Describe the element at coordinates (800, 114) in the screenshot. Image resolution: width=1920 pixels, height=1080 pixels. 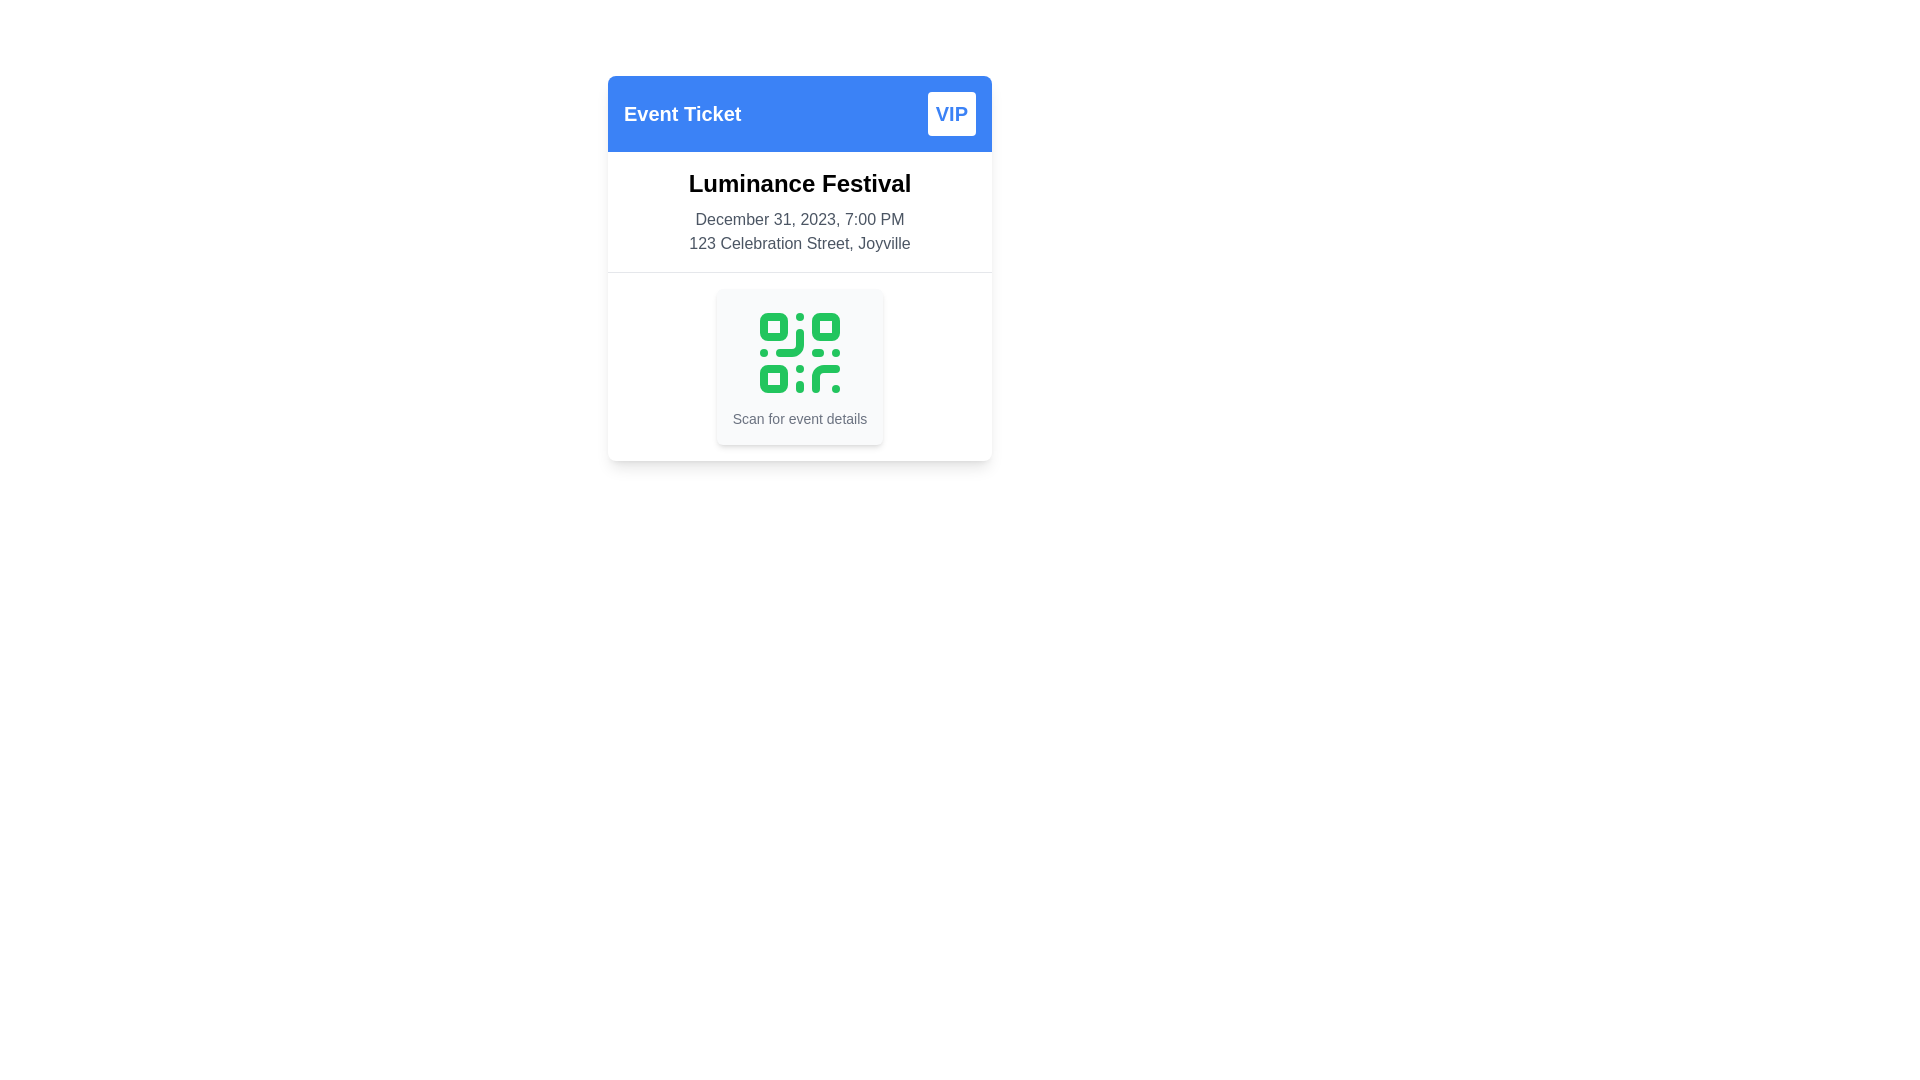
I see `the styled informational banner at the top of the event card that indicates the type of ticket (e.g., 'VIP')` at that location.